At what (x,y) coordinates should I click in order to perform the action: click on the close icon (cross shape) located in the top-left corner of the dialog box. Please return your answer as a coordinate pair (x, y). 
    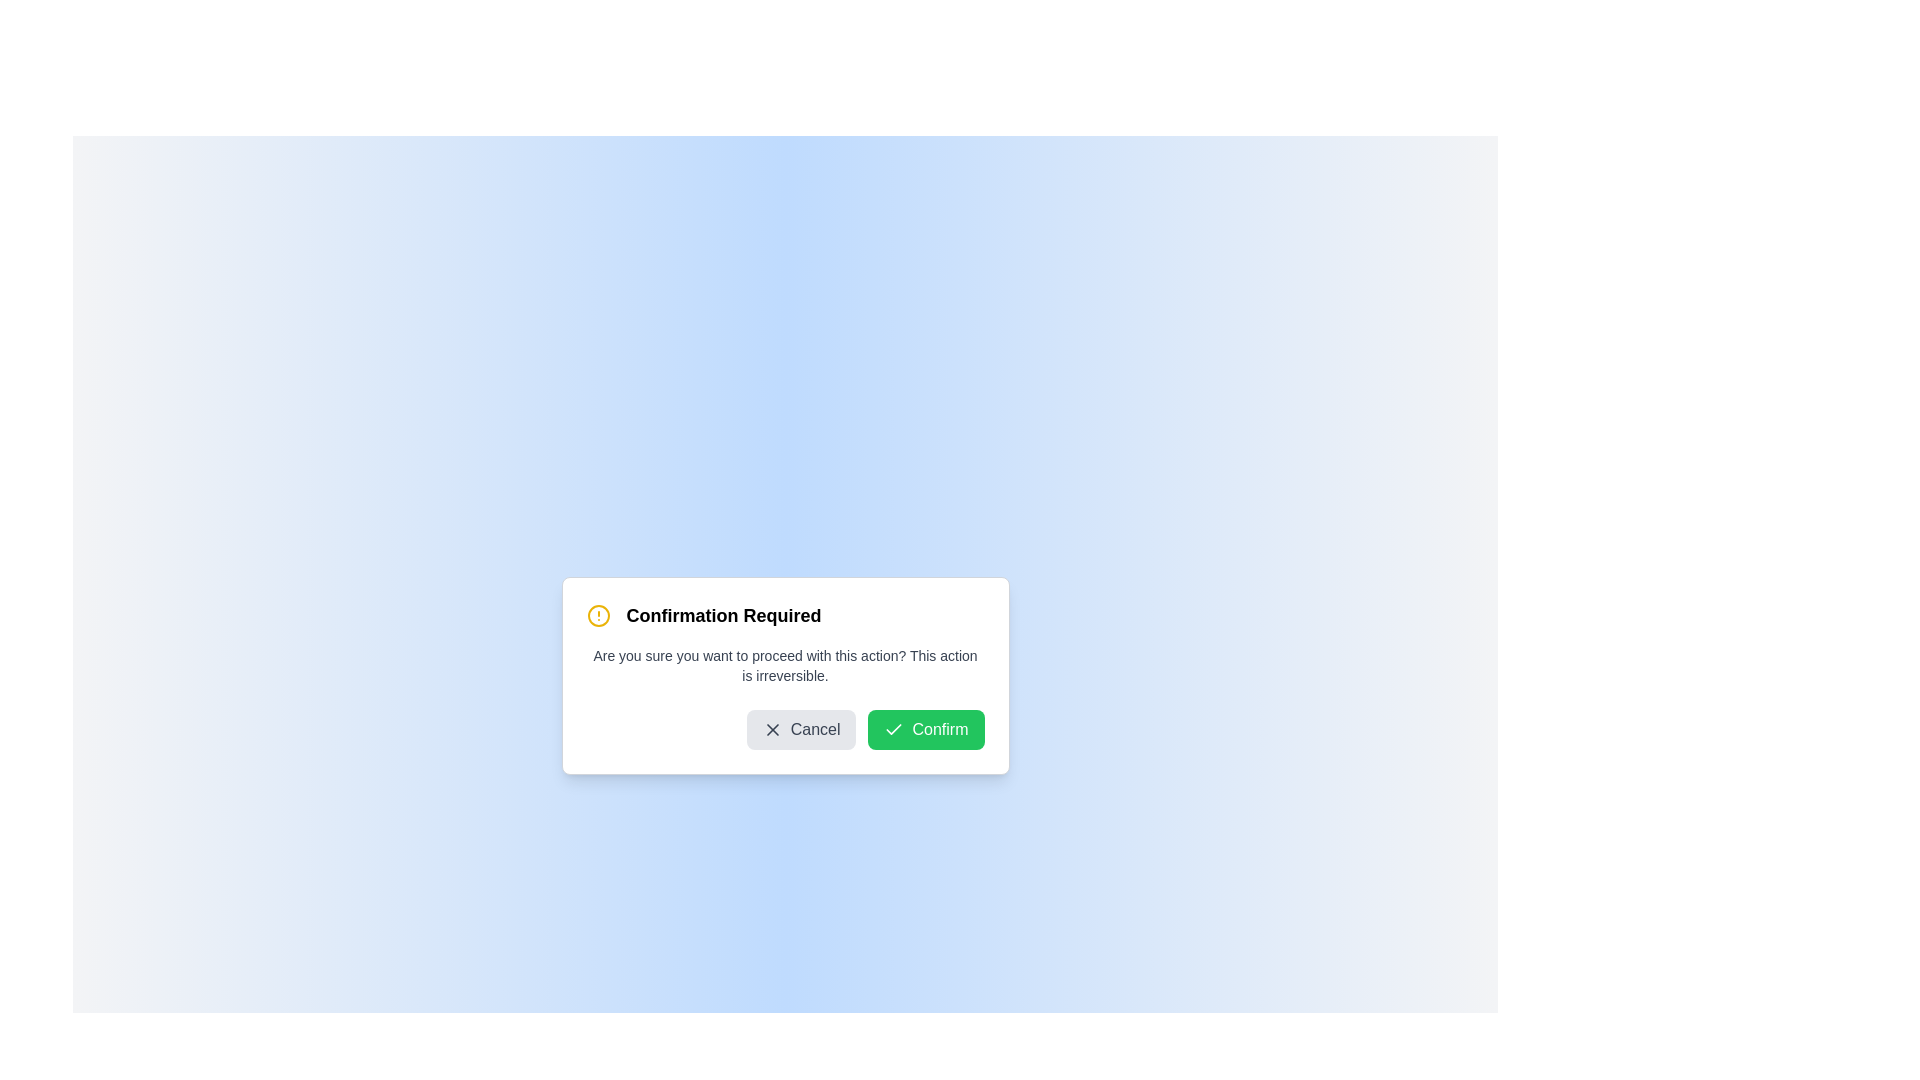
    Looking at the image, I should click on (771, 729).